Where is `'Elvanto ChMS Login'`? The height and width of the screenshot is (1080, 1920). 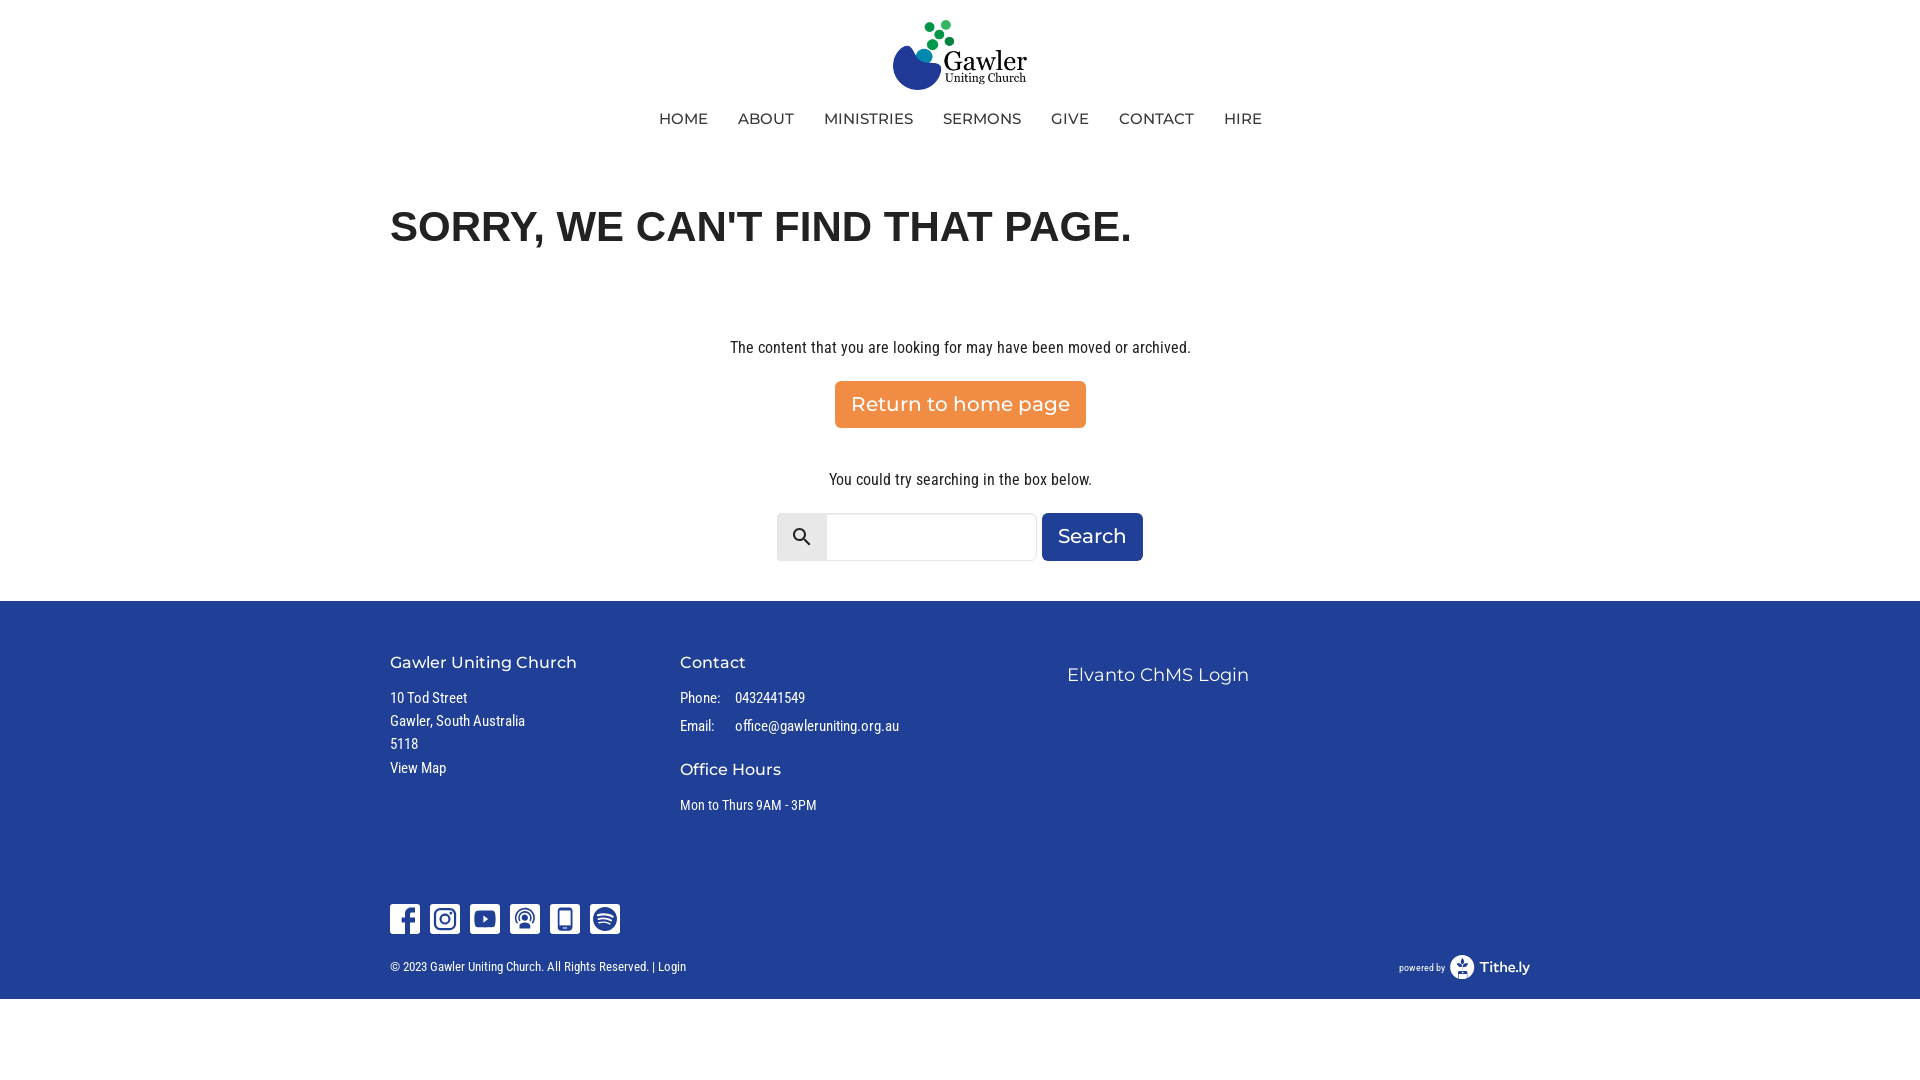 'Elvanto ChMS Login' is located at coordinates (1157, 675).